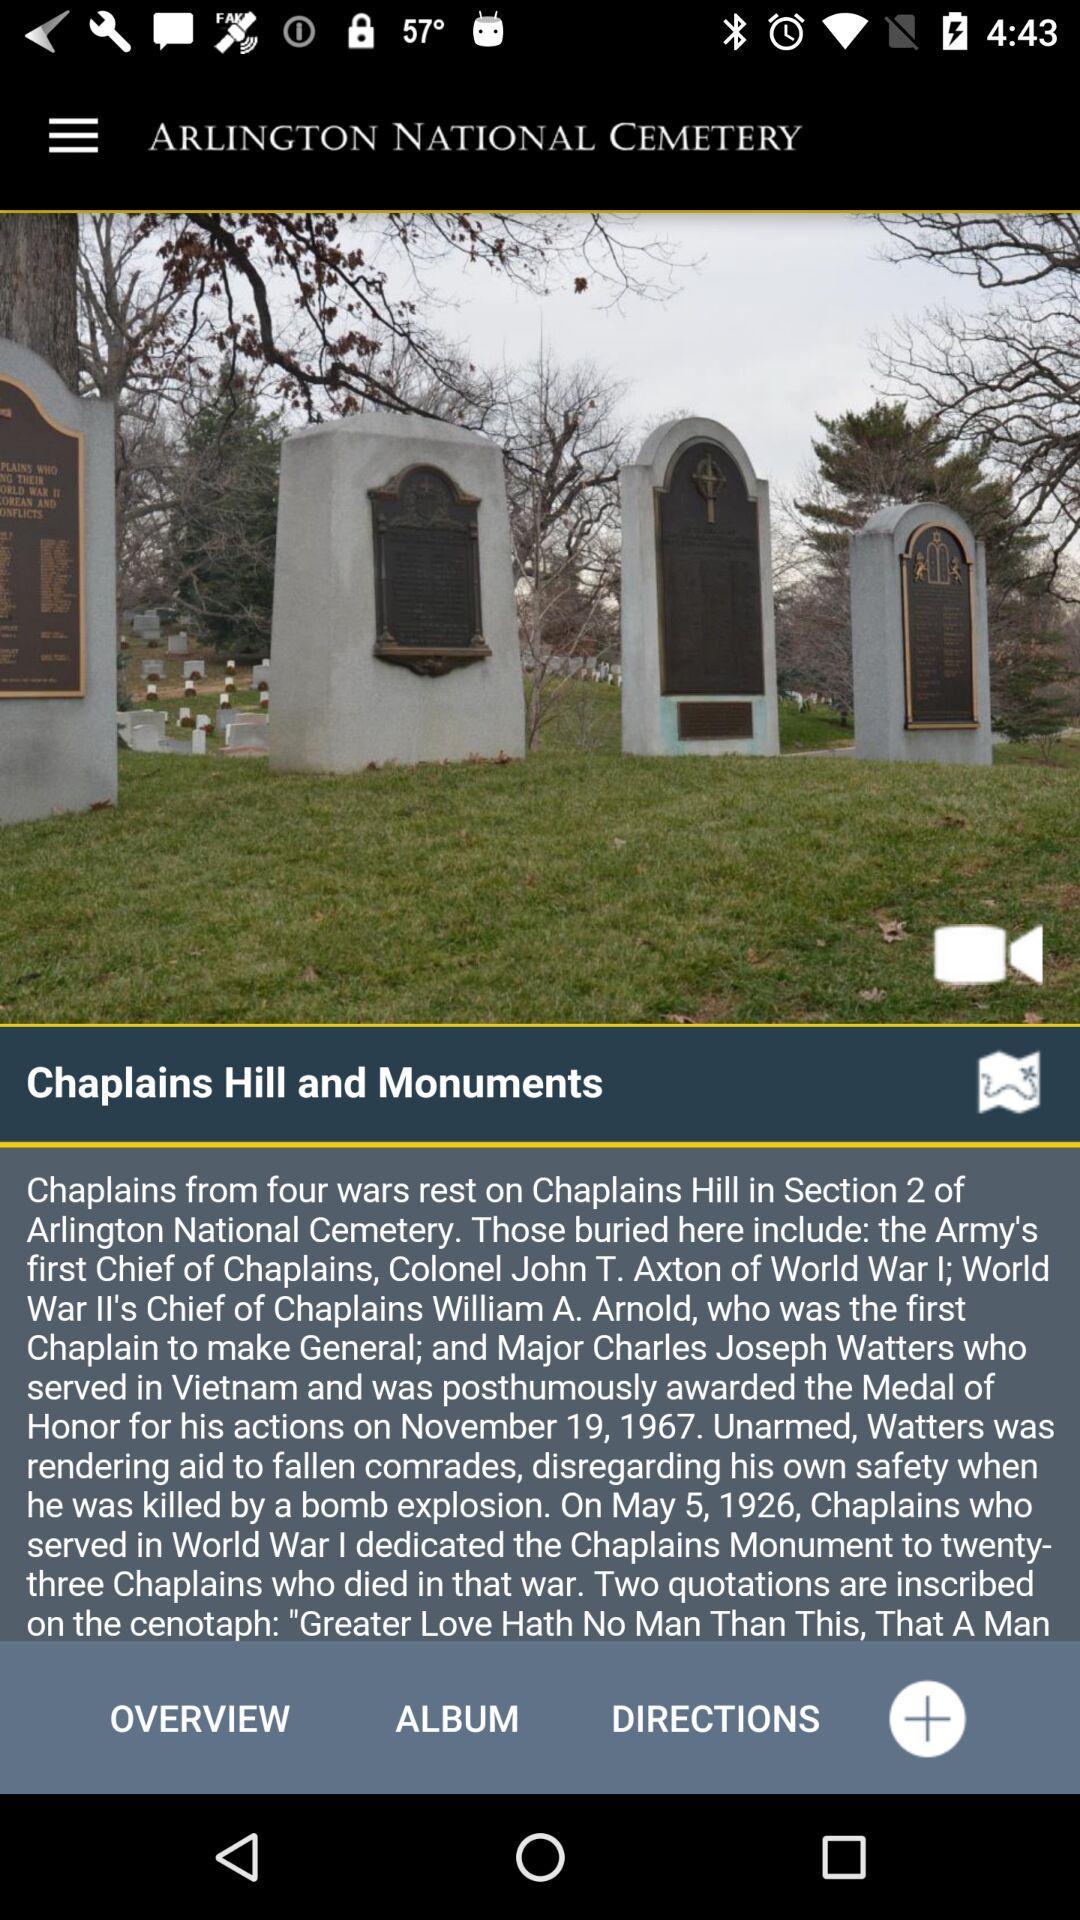 The image size is (1080, 1920). Describe the element at coordinates (926, 1716) in the screenshot. I see `the add icon` at that location.